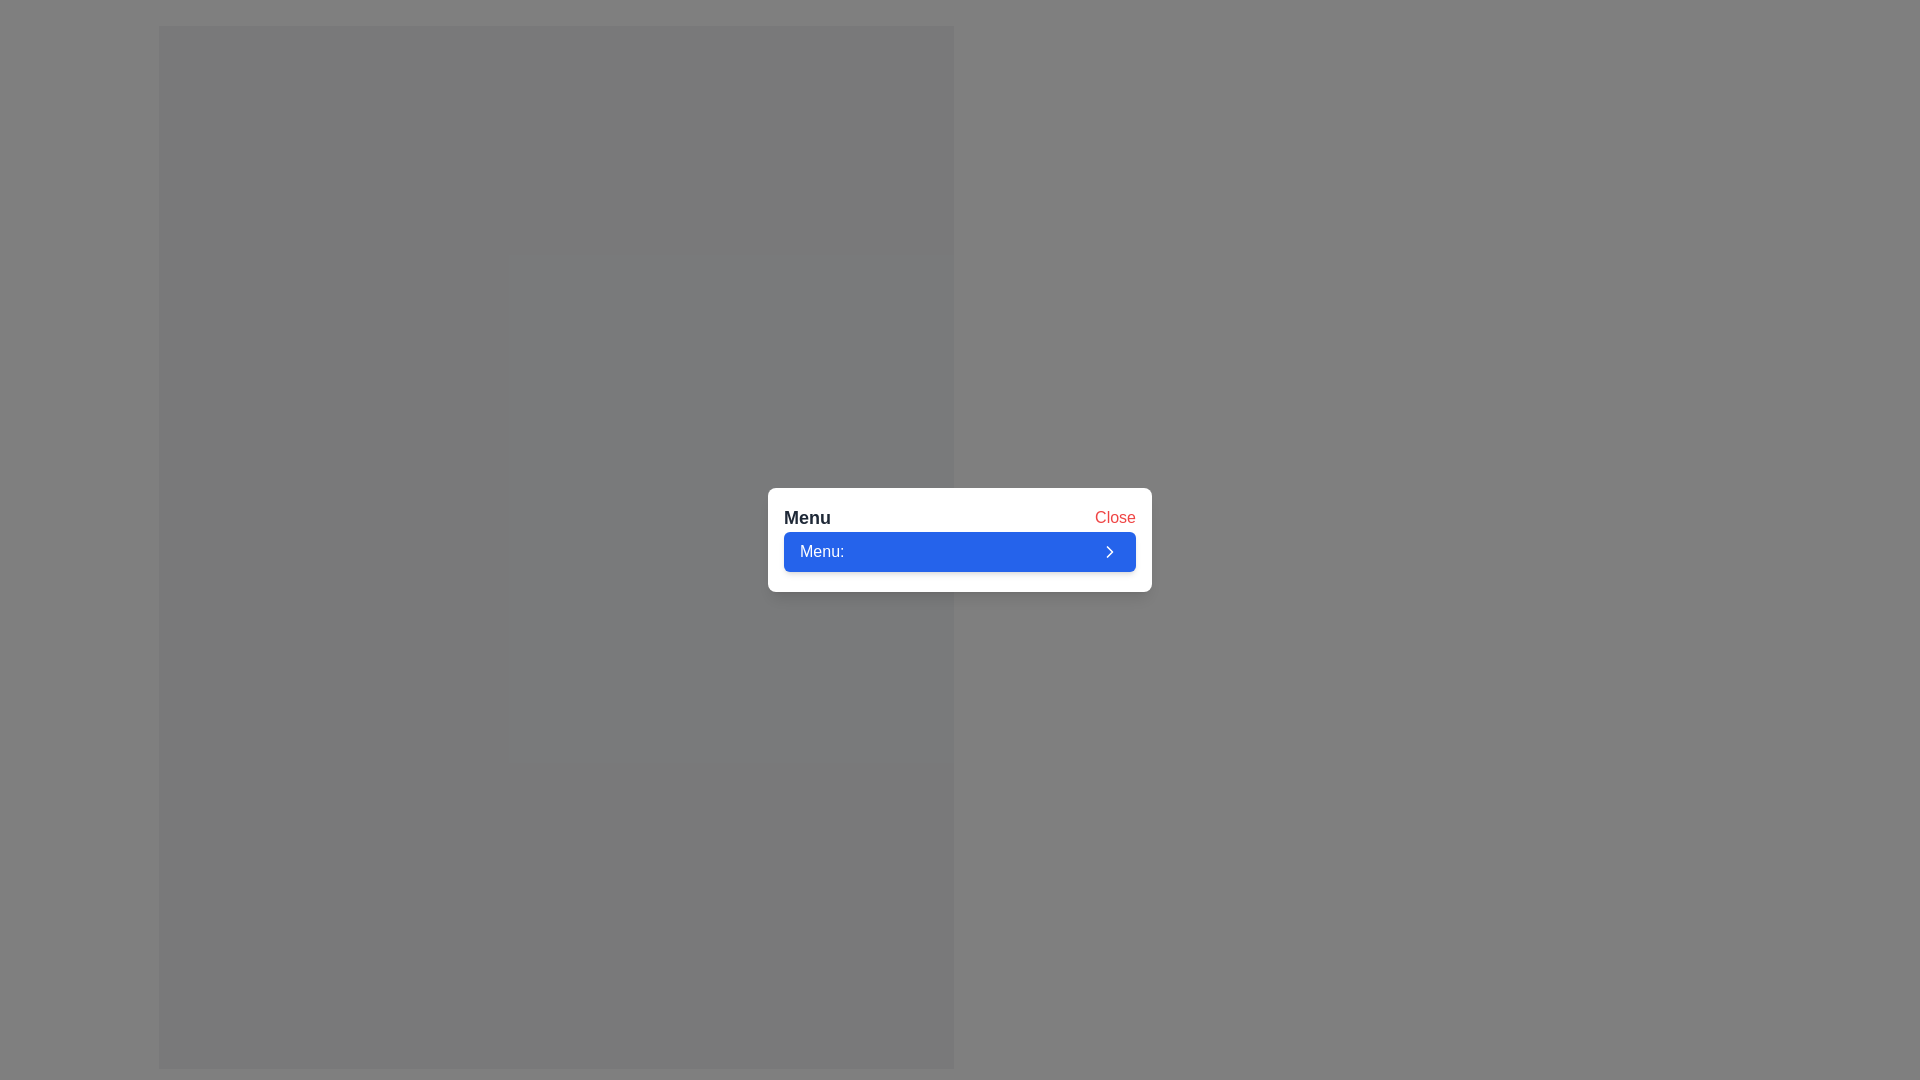 The height and width of the screenshot is (1080, 1920). What do you see at coordinates (1108, 551) in the screenshot?
I see `the chevron arrow icon located on the right edge of the blue 'Menu:' button to interact with the menu` at bounding box center [1108, 551].